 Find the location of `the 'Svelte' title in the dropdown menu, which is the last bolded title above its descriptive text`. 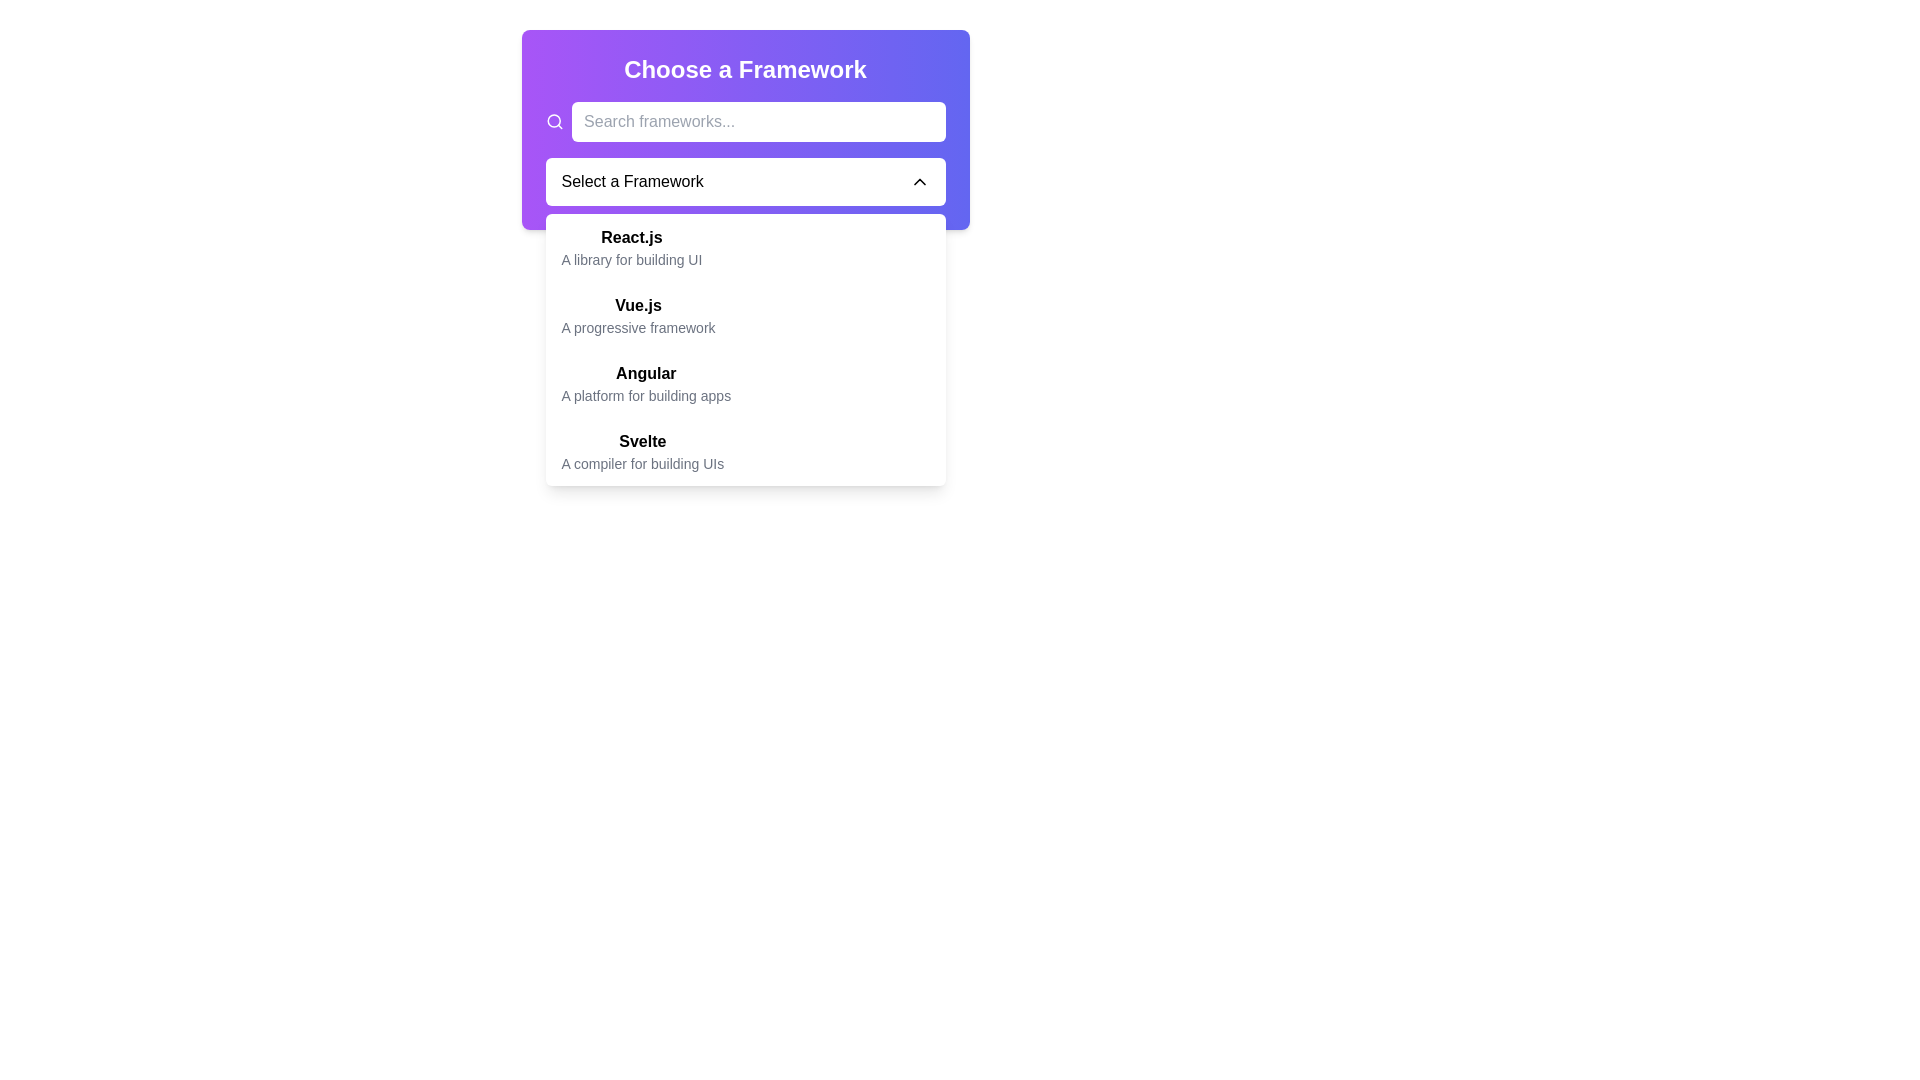

the 'Svelte' title in the dropdown menu, which is the last bolded title above its descriptive text is located at coordinates (642, 440).